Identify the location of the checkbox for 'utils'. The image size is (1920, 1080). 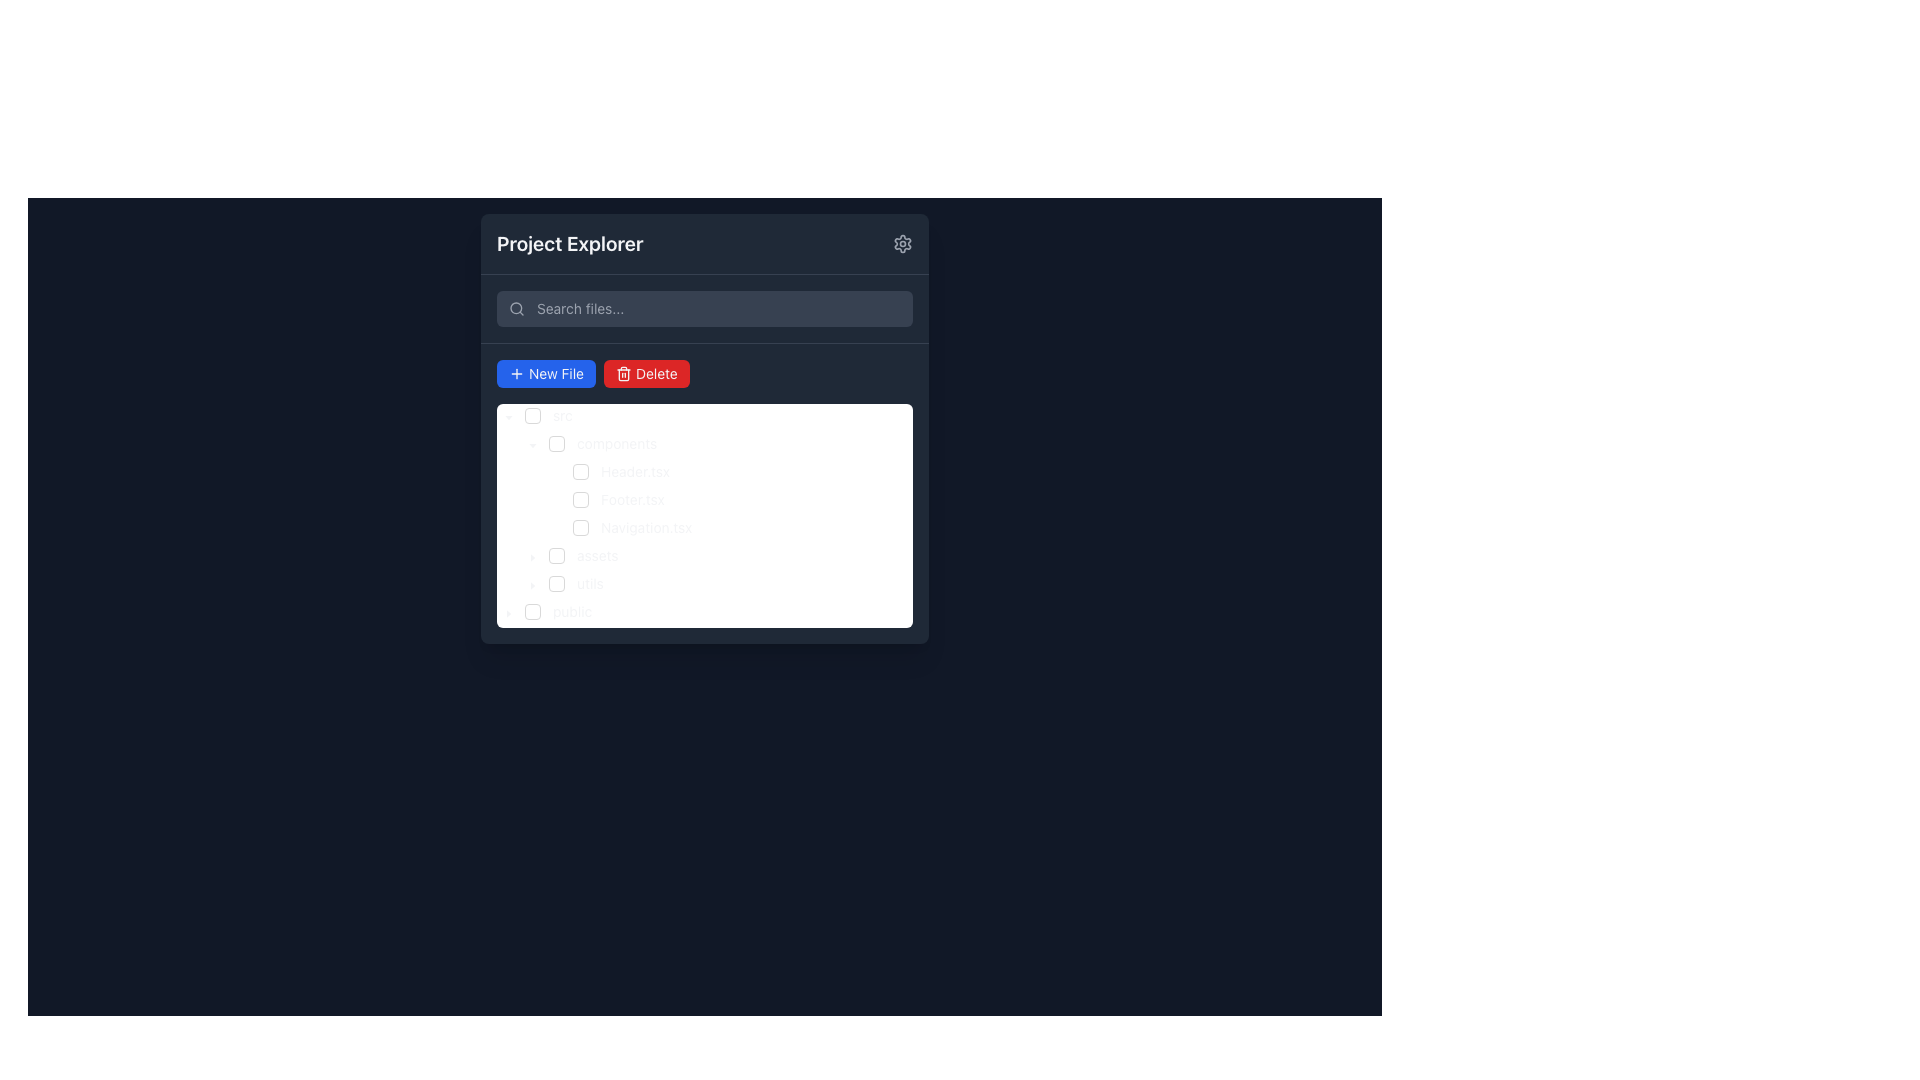
(556, 583).